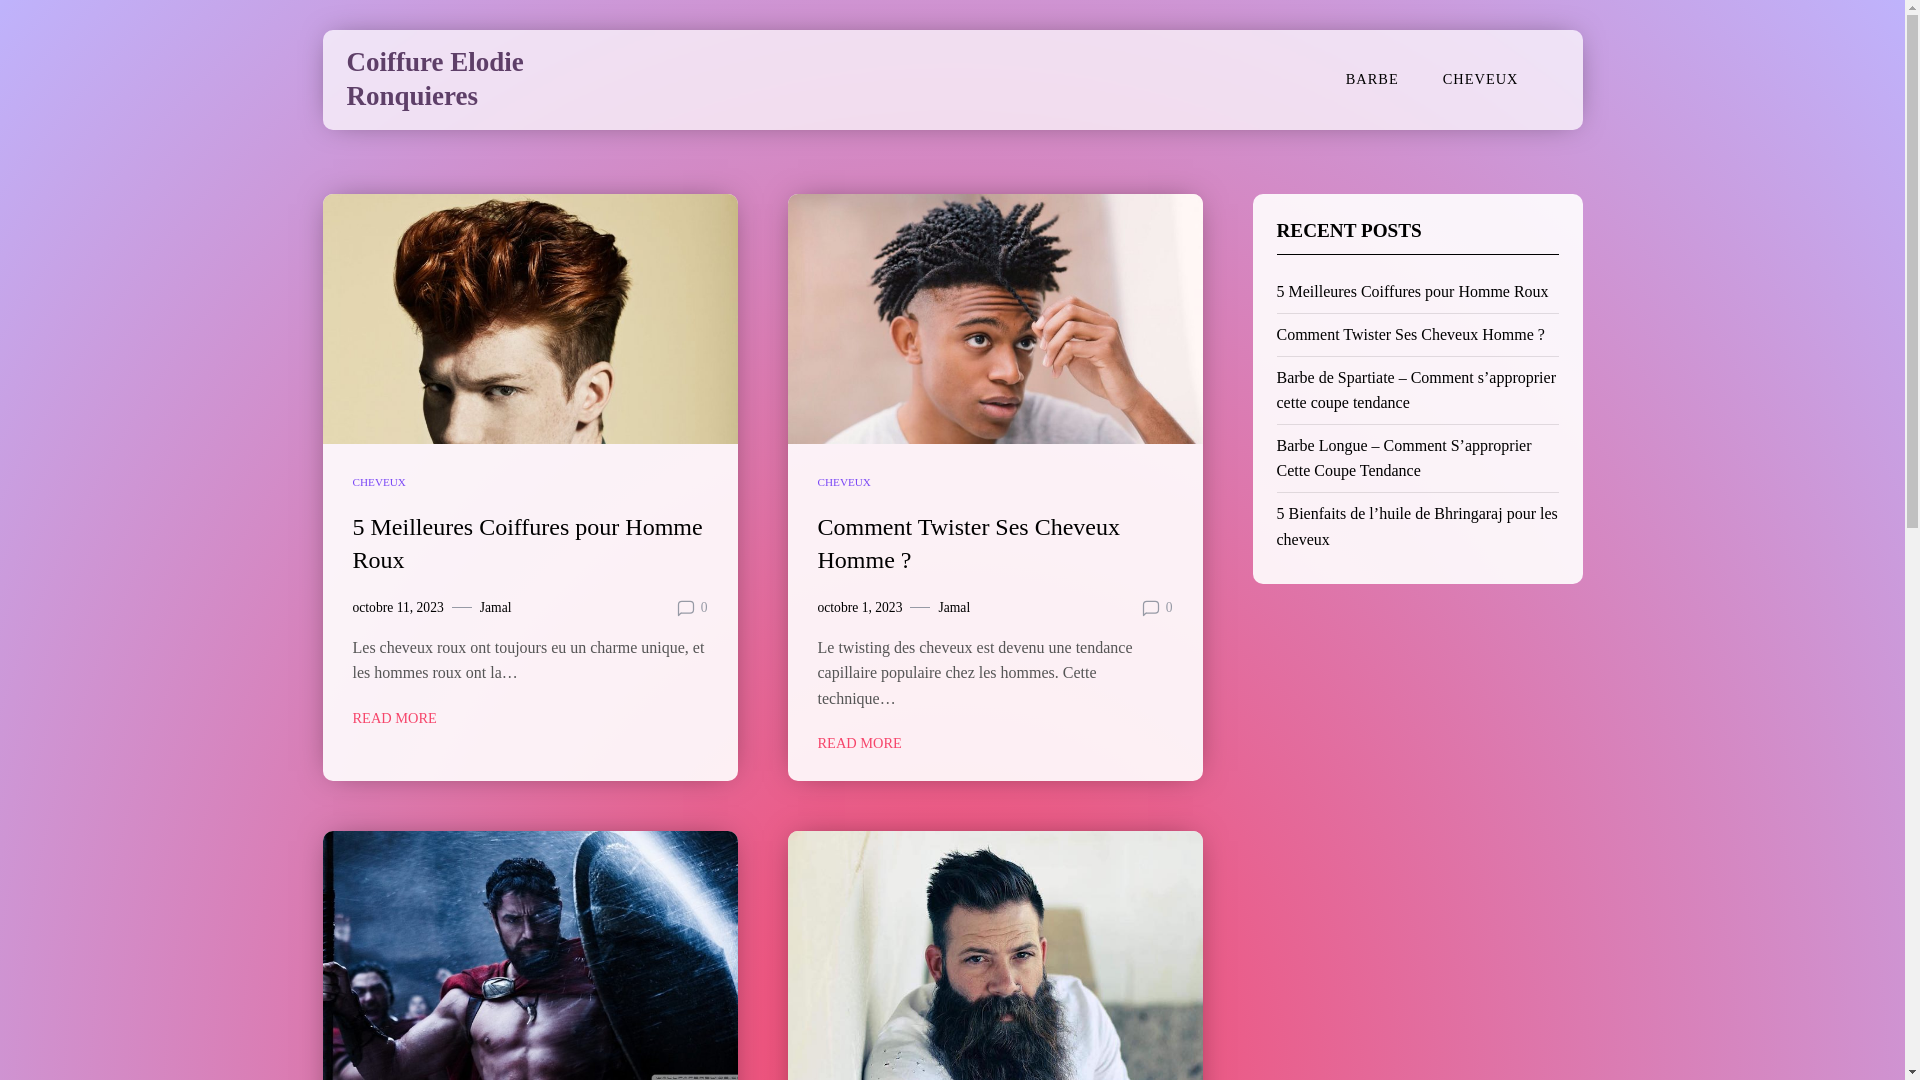 The height and width of the screenshot is (1080, 1920). I want to click on 'octobre 11, 2023', so click(397, 607).